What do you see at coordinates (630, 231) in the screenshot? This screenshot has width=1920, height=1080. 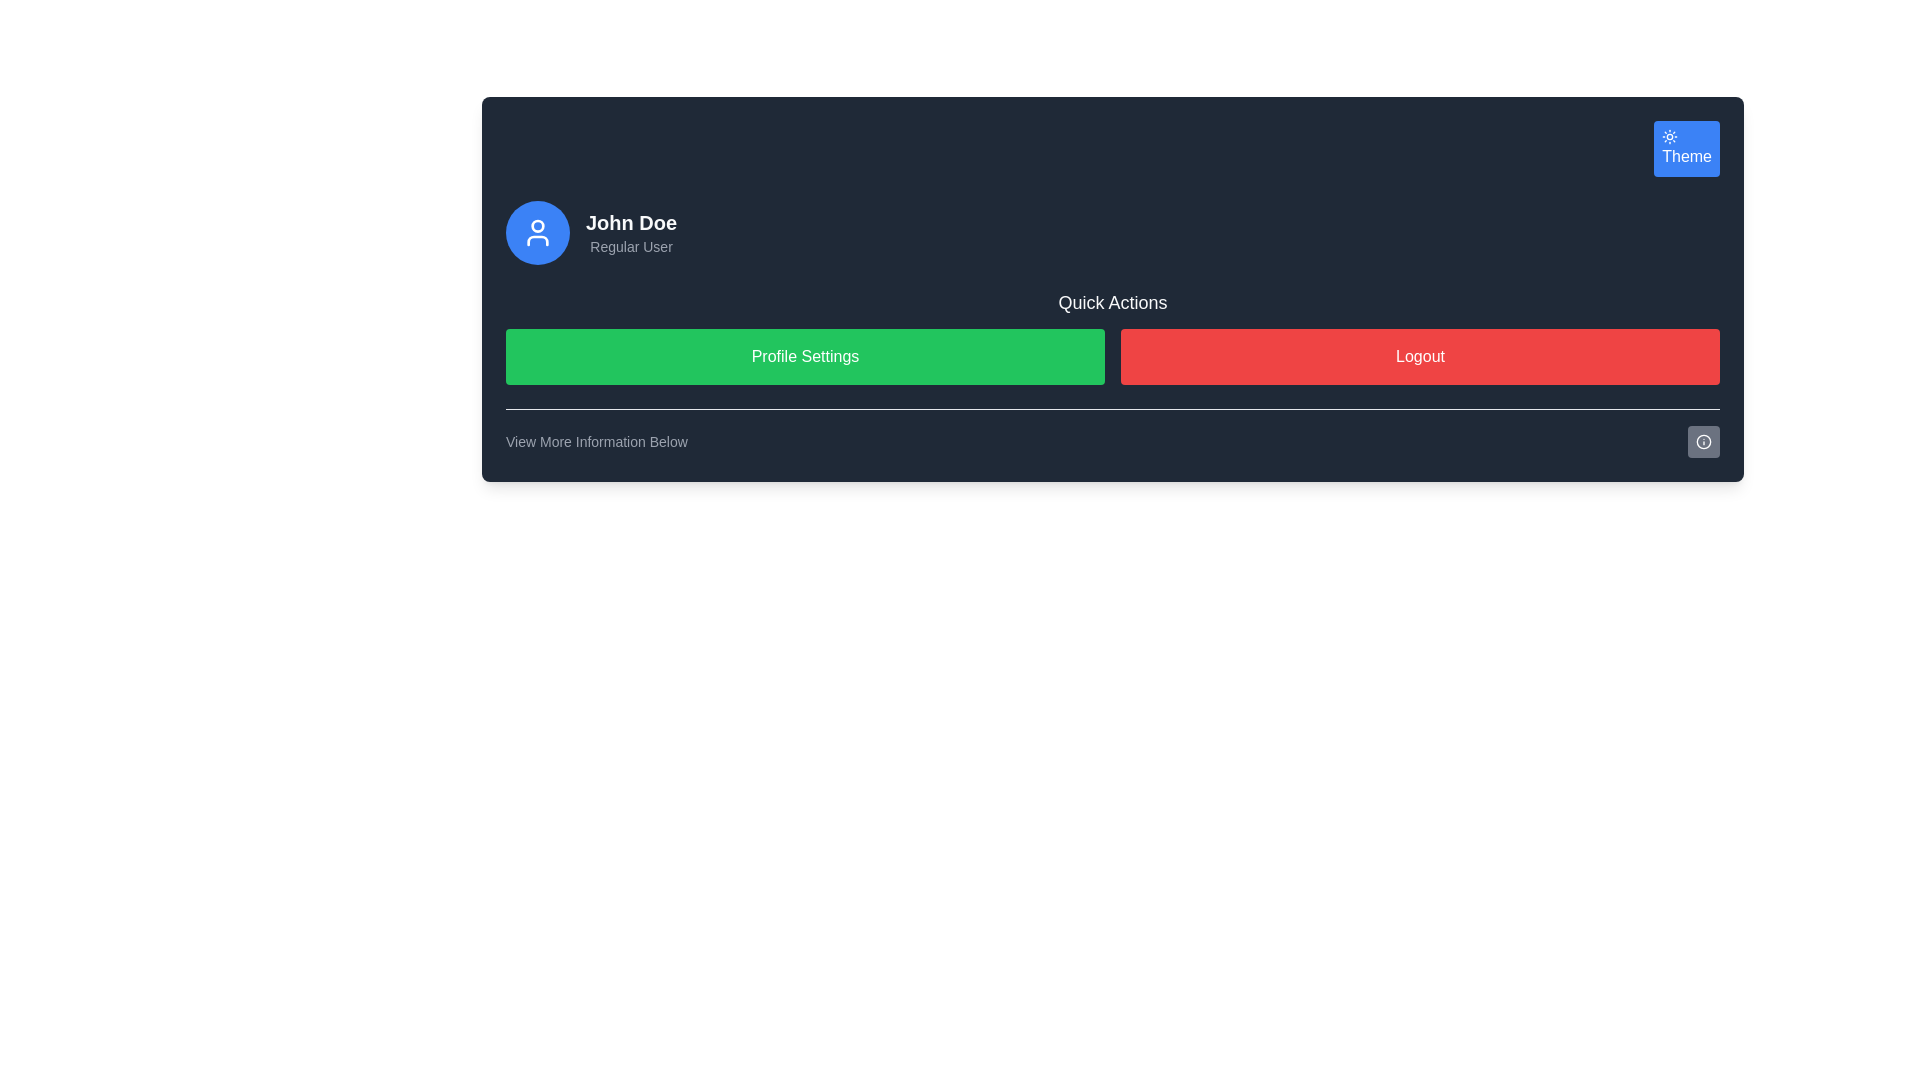 I see `the label displaying 'John Doe' and 'Regular User', which is aligned to the left and located to the right of a circular avatar icon` at bounding box center [630, 231].